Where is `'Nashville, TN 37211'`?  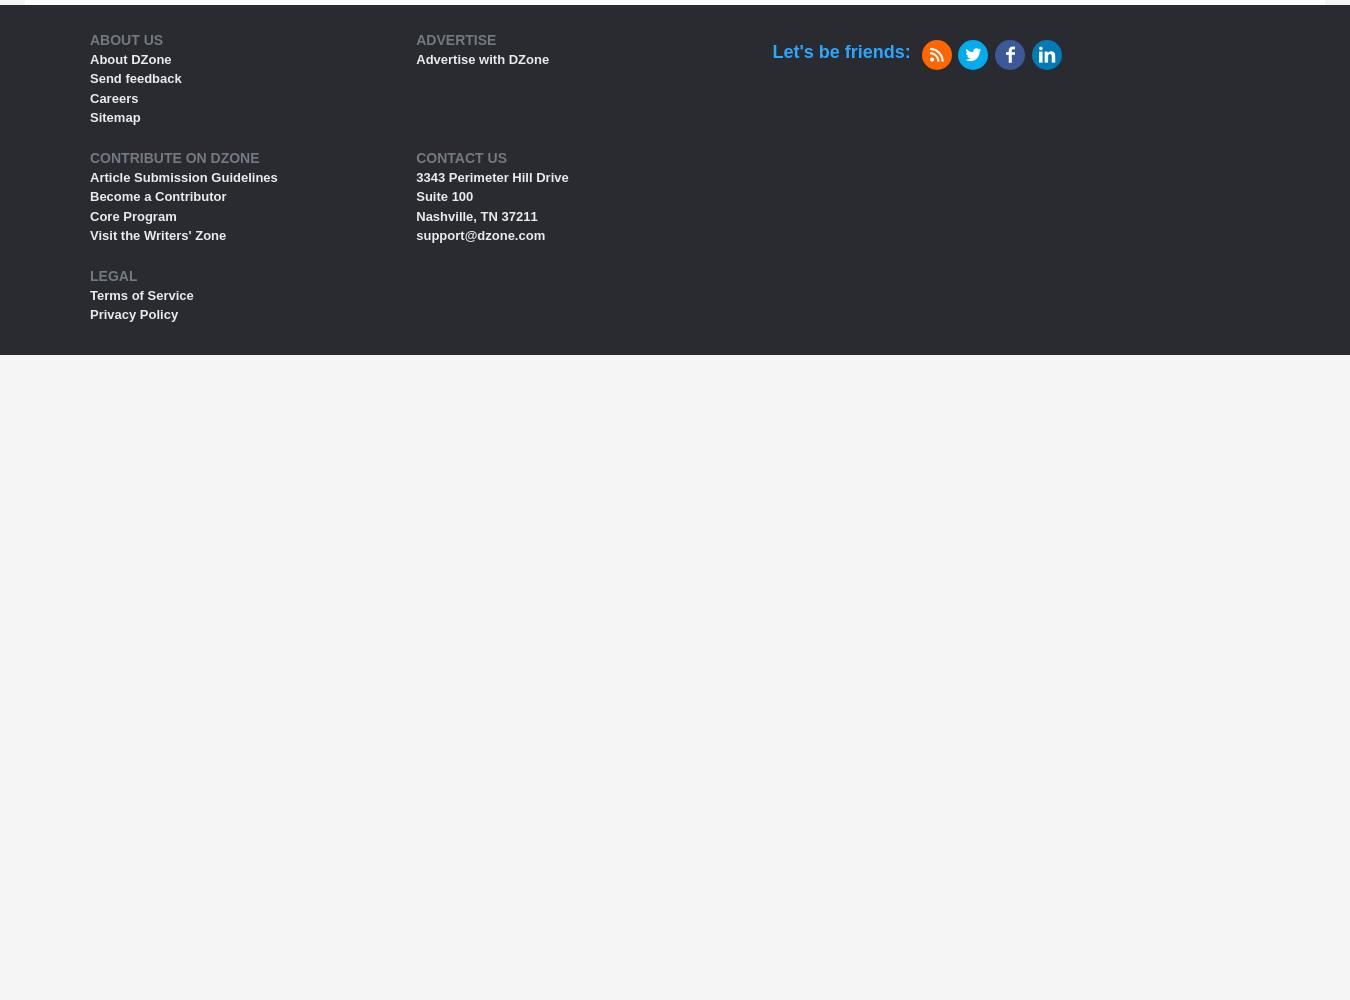 'Nashville, TN 37211' is located at coordinates (475, 214).